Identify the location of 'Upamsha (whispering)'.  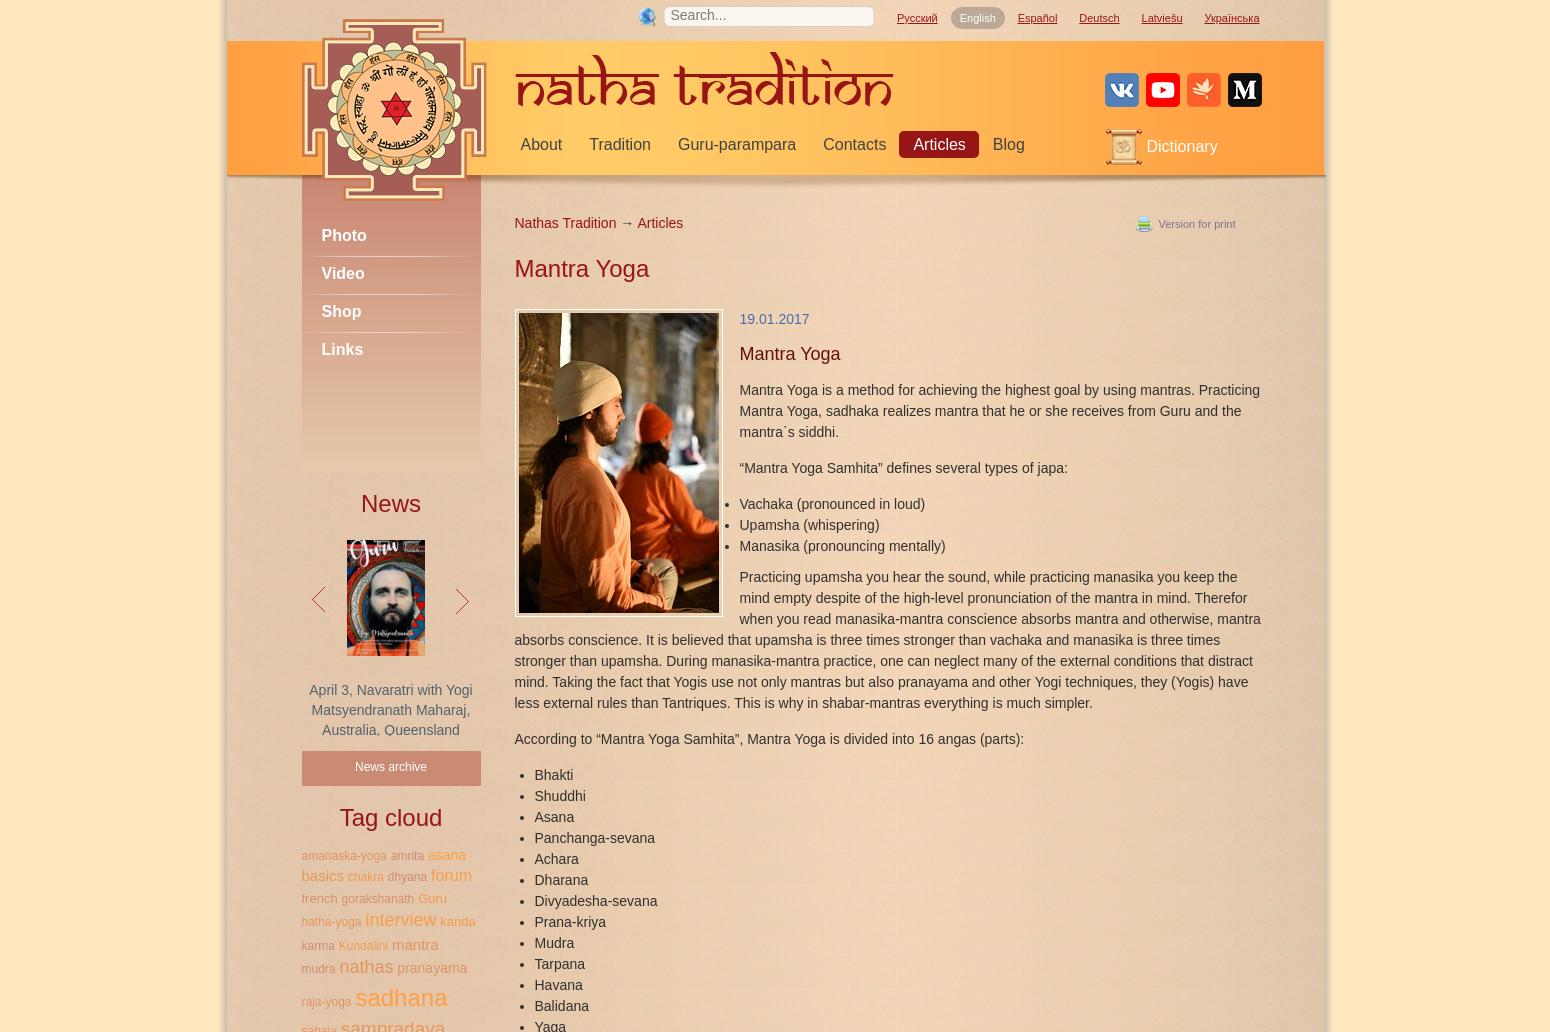
(807, 524).